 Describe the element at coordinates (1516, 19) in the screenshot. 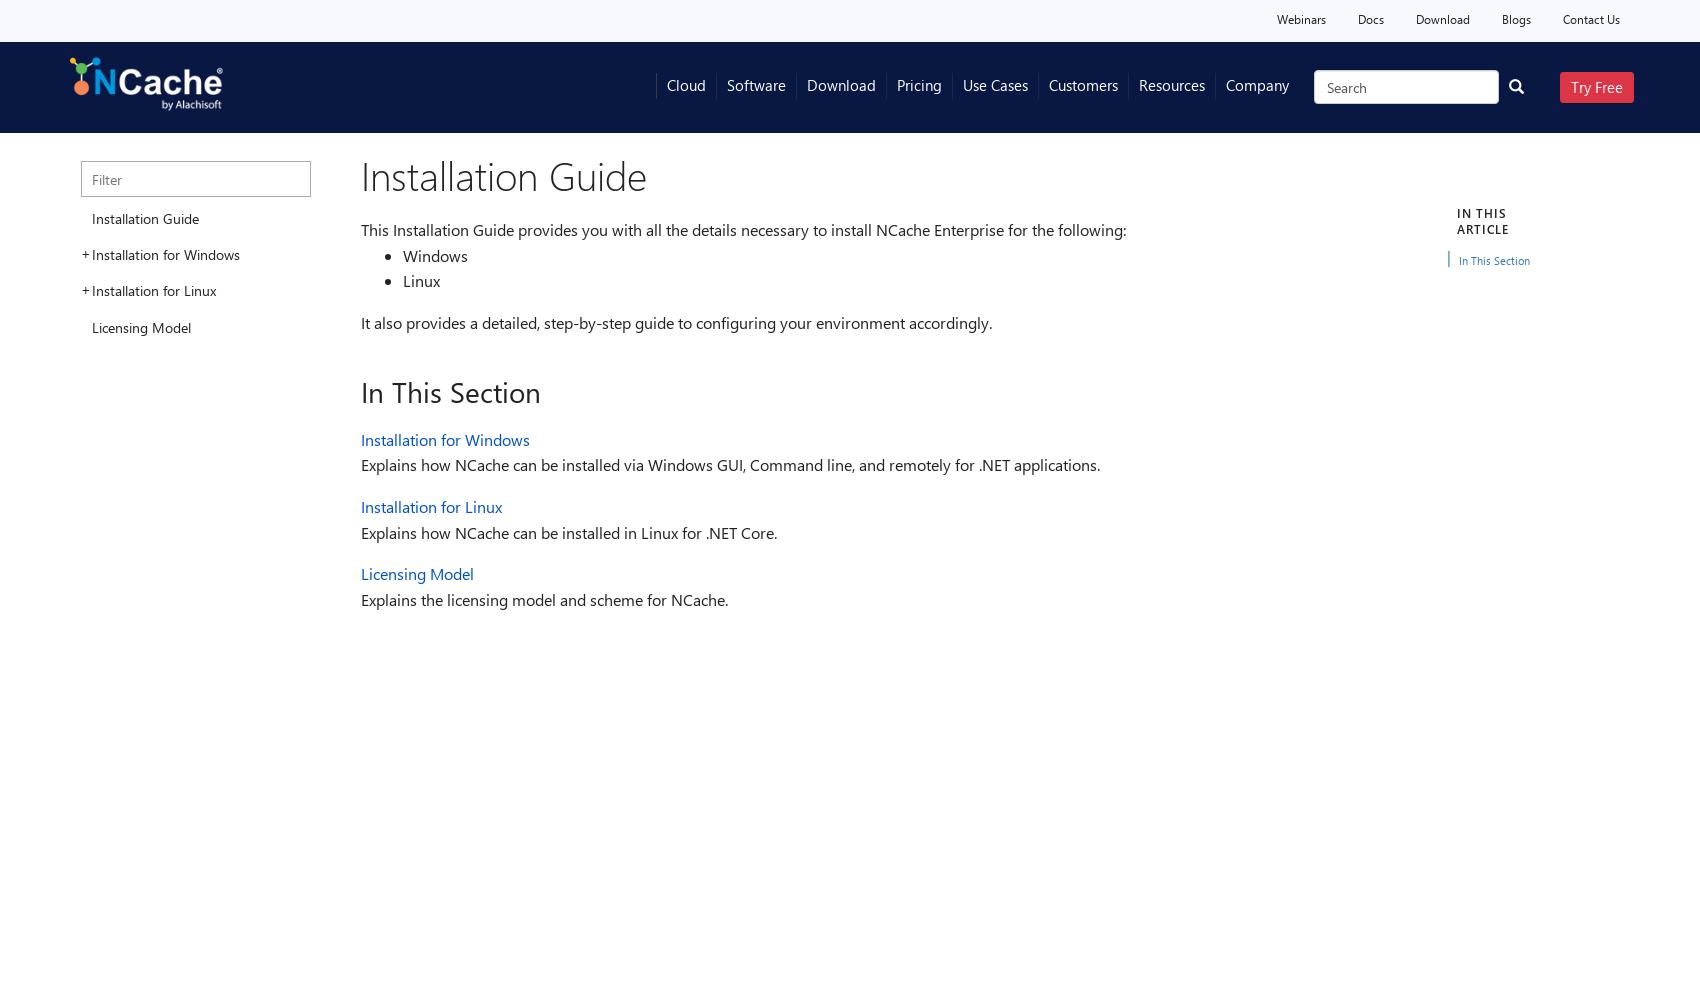

I see `'Blogs'` at that location.